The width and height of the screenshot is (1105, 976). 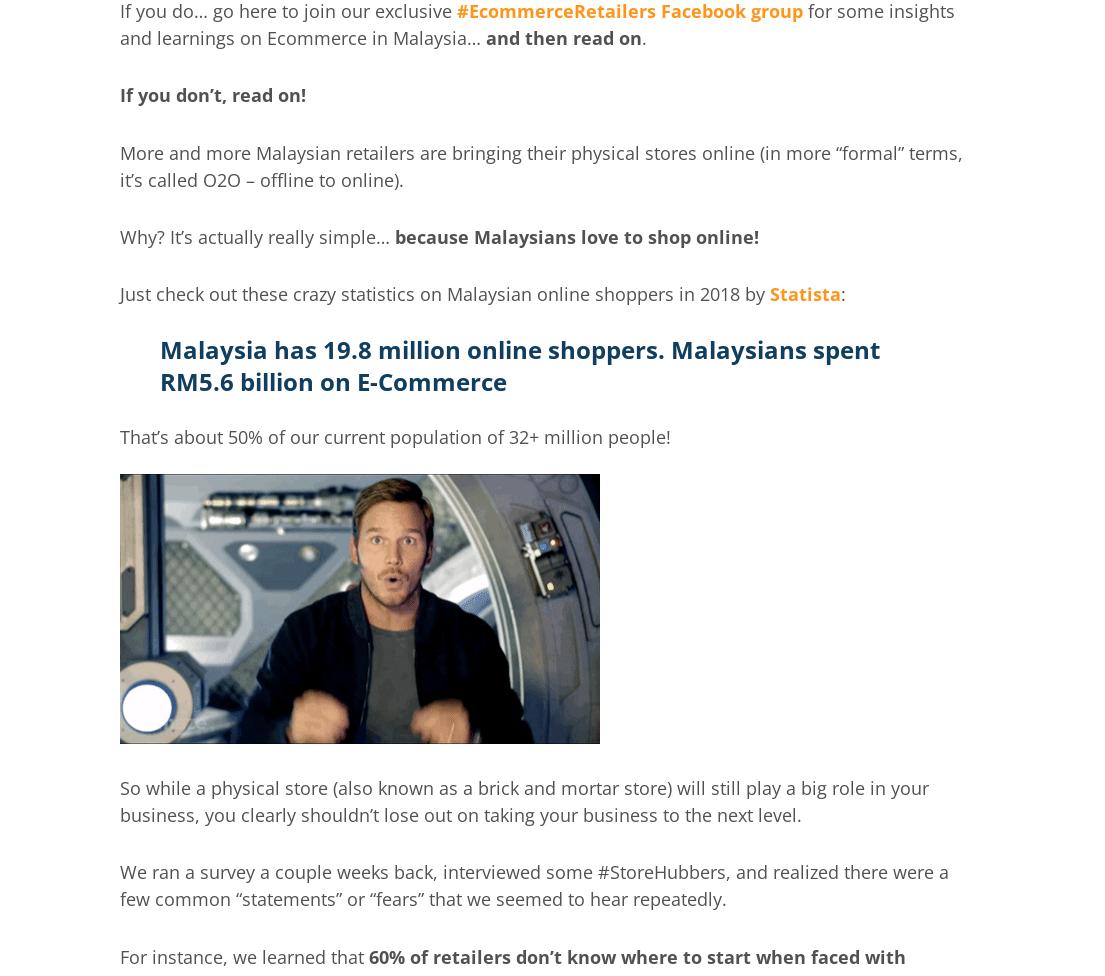 I want to click on 'because Malaysians love to shop online!', so click(x=577, y=235).